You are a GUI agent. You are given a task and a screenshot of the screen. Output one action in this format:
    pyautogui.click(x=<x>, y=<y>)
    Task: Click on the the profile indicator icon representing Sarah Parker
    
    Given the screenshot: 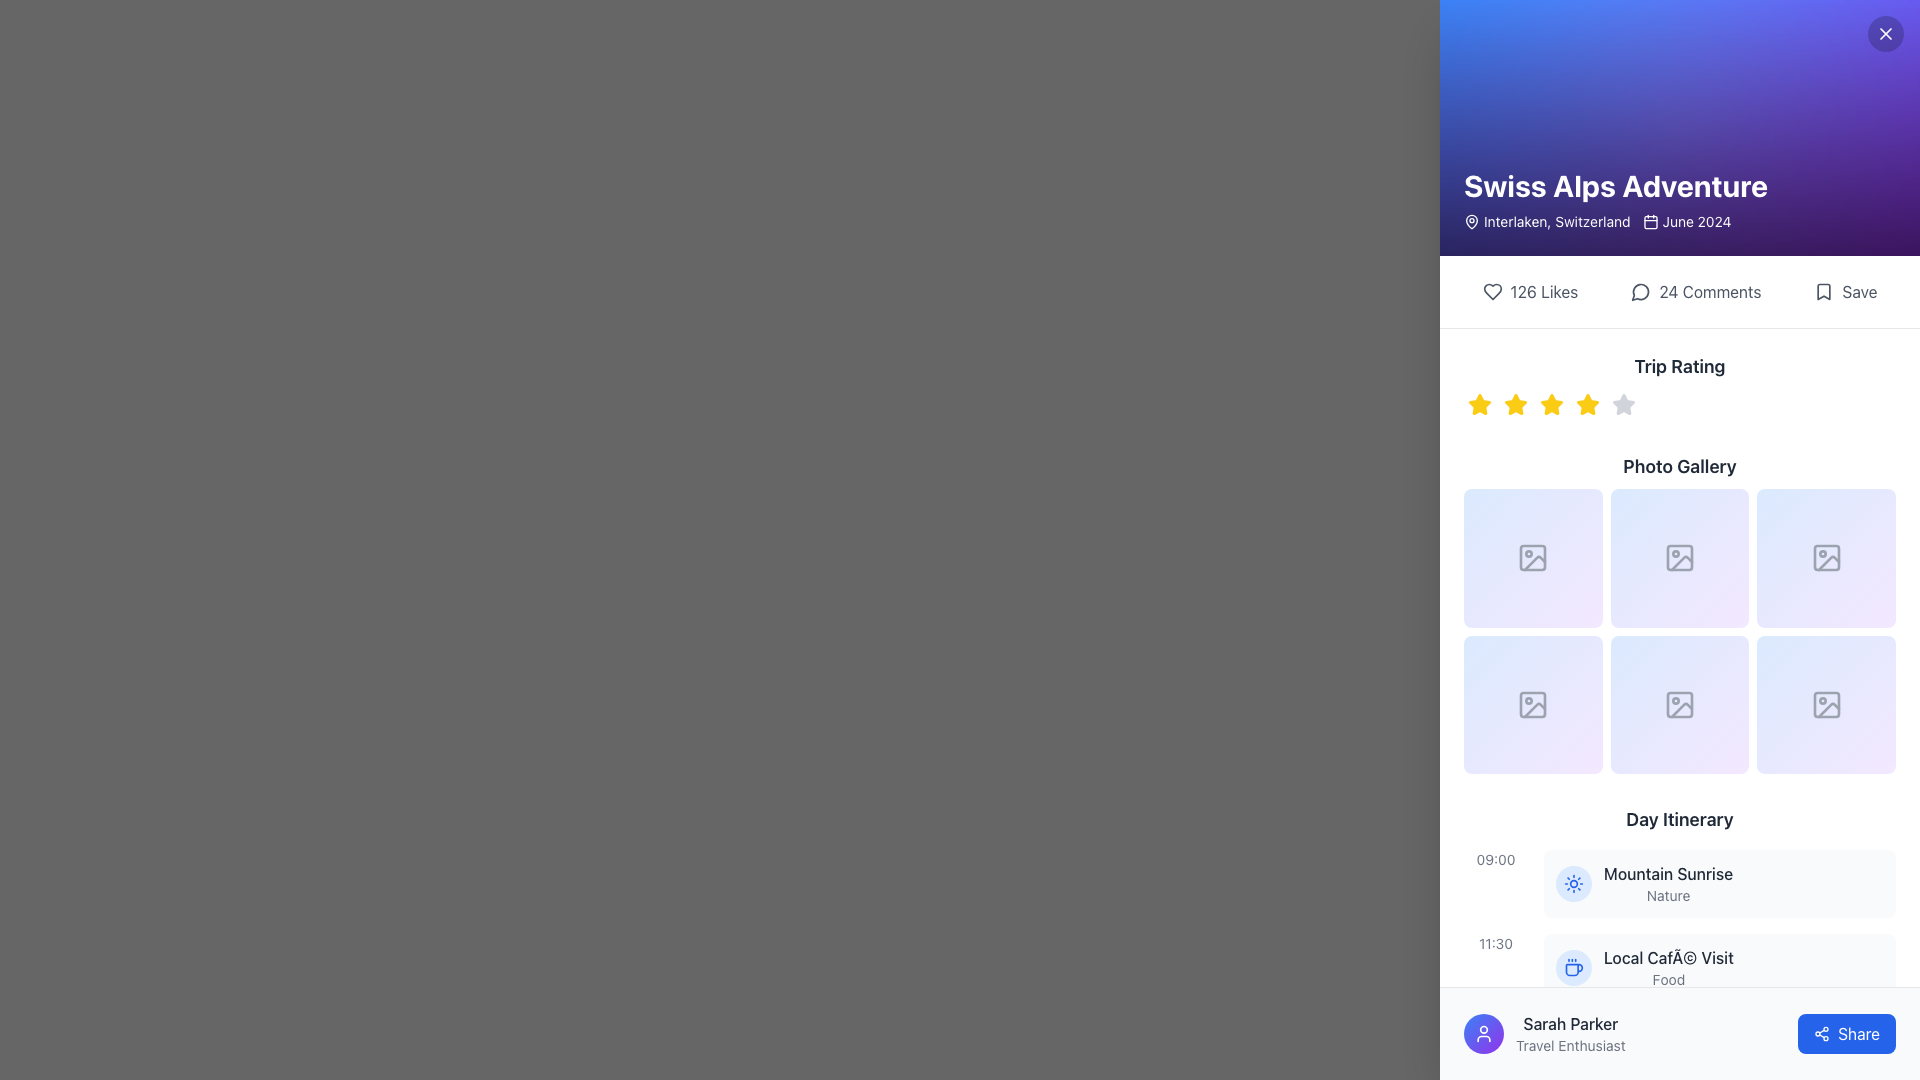 What is the action you would take?
    pyautogui.click(x=1483, y=1033)
    